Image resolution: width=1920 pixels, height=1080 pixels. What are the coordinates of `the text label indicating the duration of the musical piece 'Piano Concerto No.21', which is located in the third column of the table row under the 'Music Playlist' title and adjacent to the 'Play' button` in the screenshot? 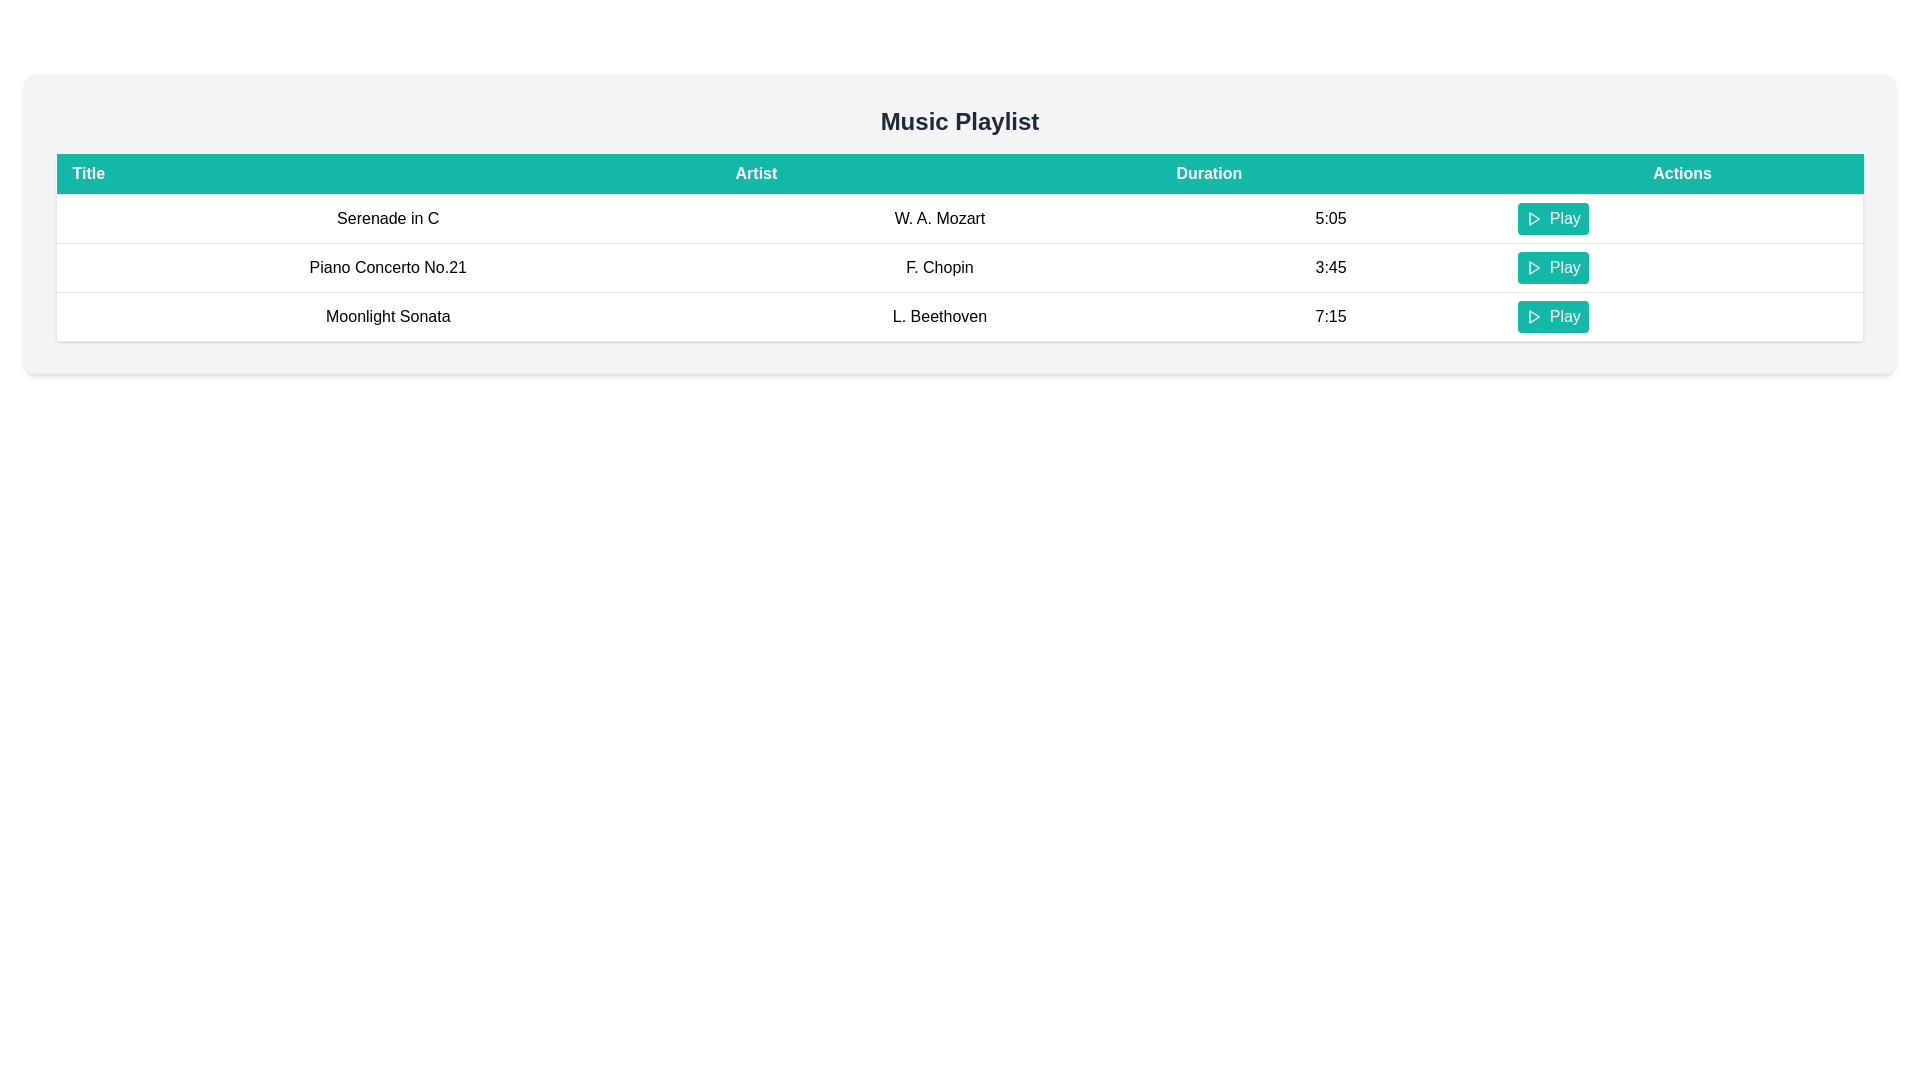 It's located at (1331, 266).